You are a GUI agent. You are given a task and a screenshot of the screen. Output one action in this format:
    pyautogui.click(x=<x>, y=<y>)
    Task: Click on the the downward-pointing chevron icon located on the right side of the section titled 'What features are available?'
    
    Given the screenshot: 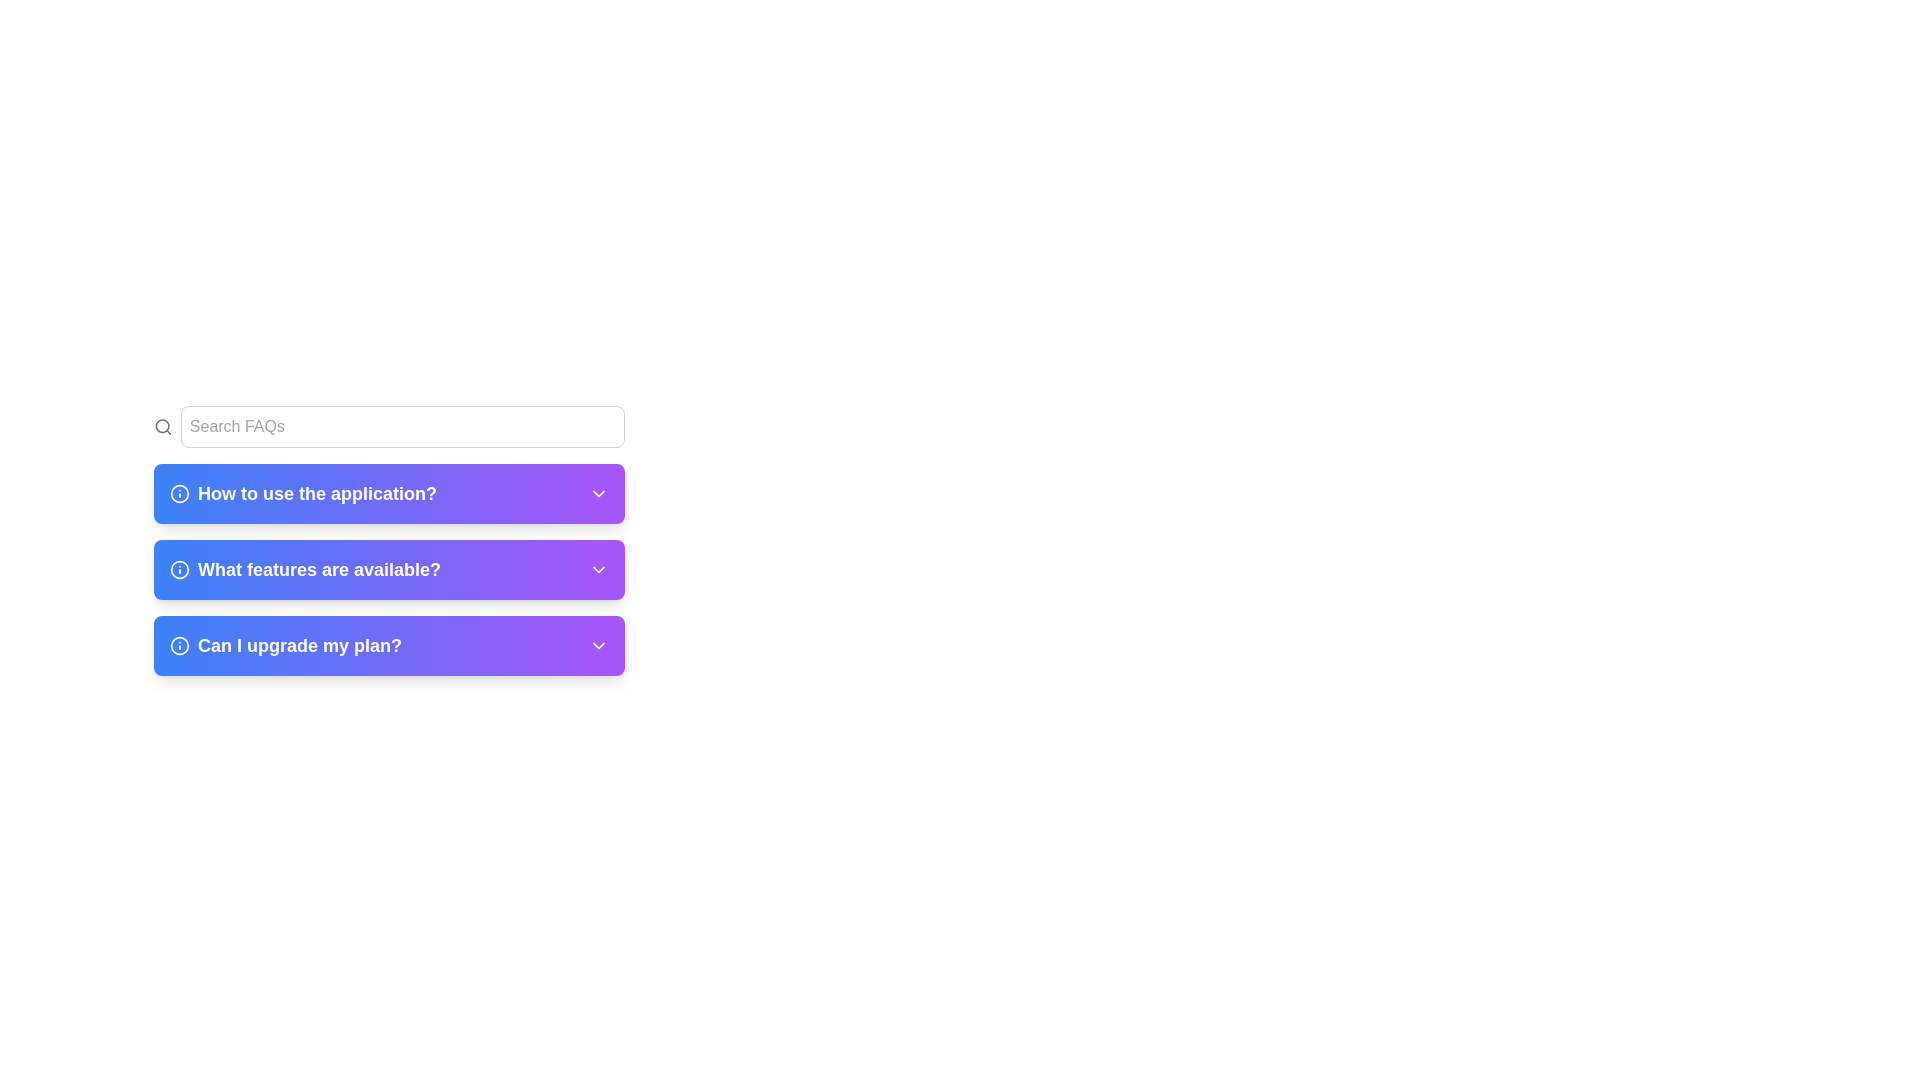 What is the action you would take?
    pyautogui.click(x=598, y=570)
    